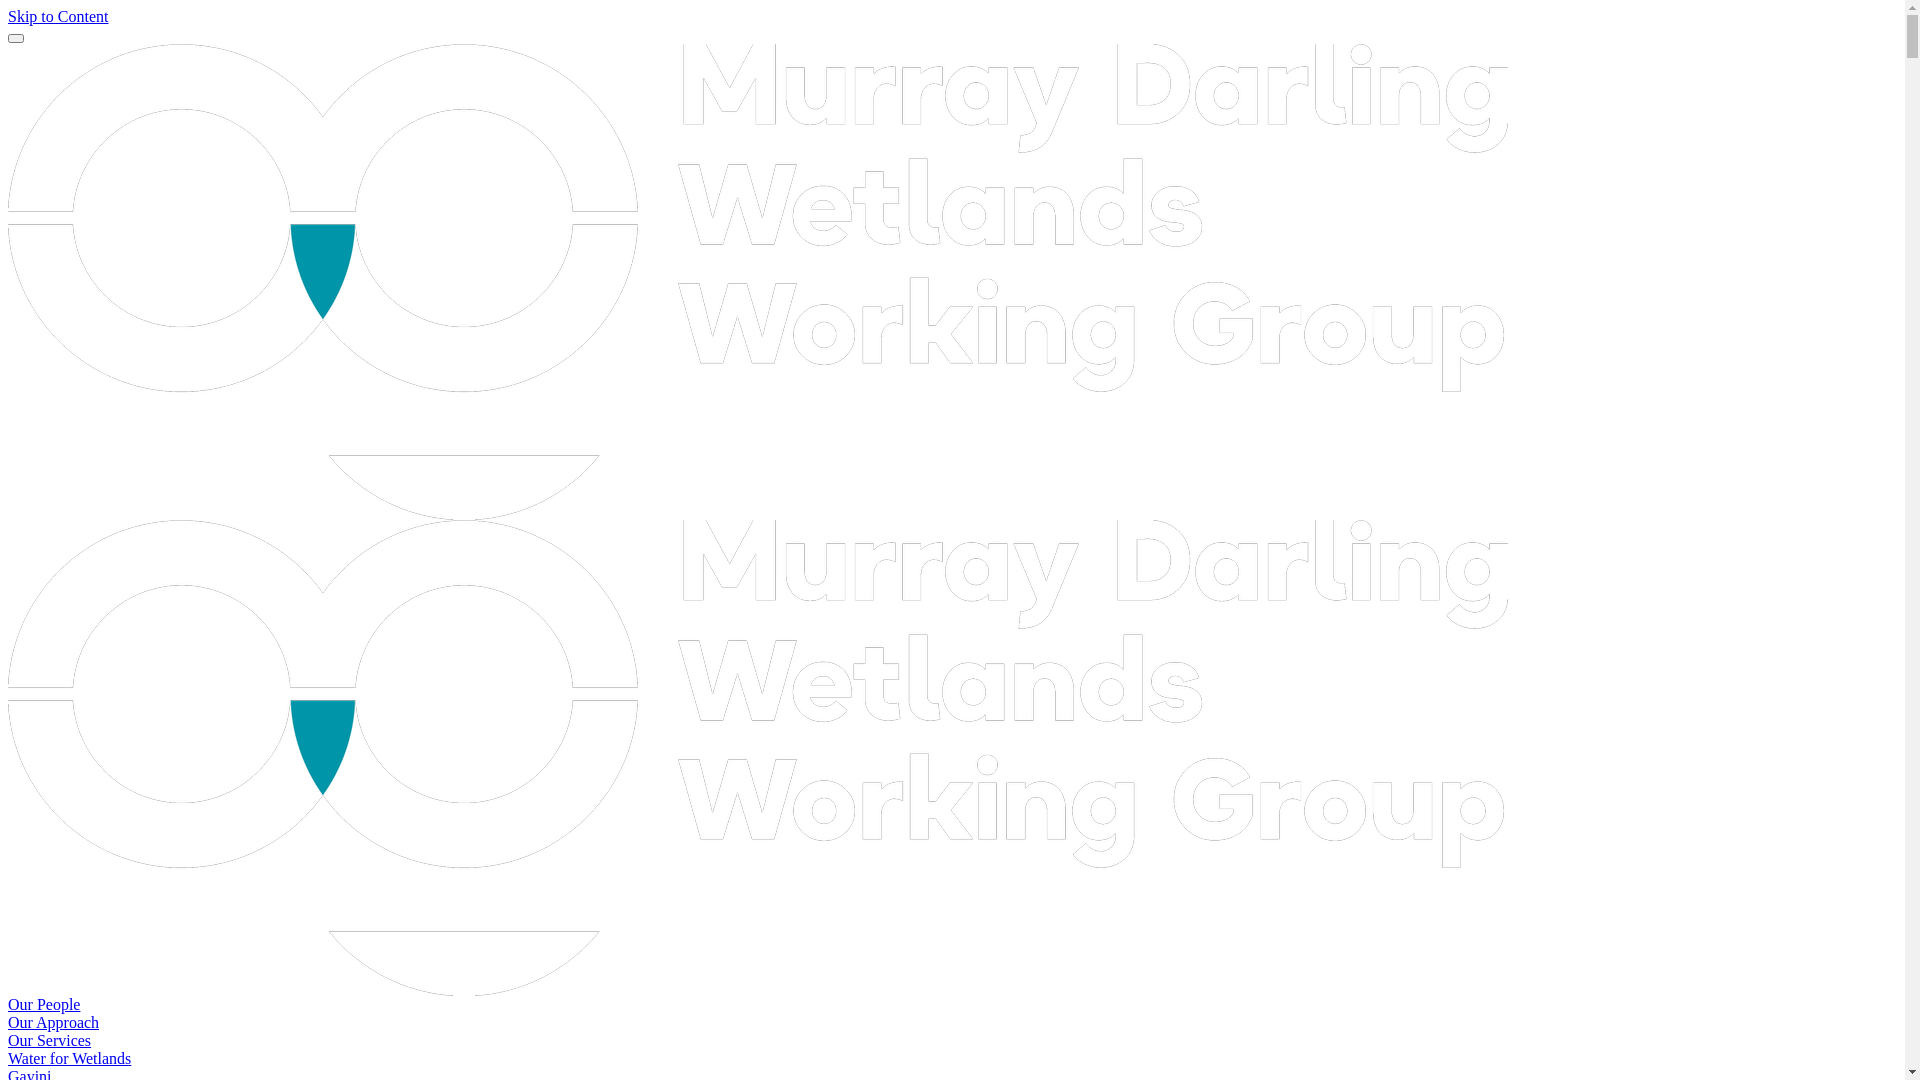 The width and height of the screenshot is (1920, 1080). I want to click on 'Skip to Content', so click(57, 16).